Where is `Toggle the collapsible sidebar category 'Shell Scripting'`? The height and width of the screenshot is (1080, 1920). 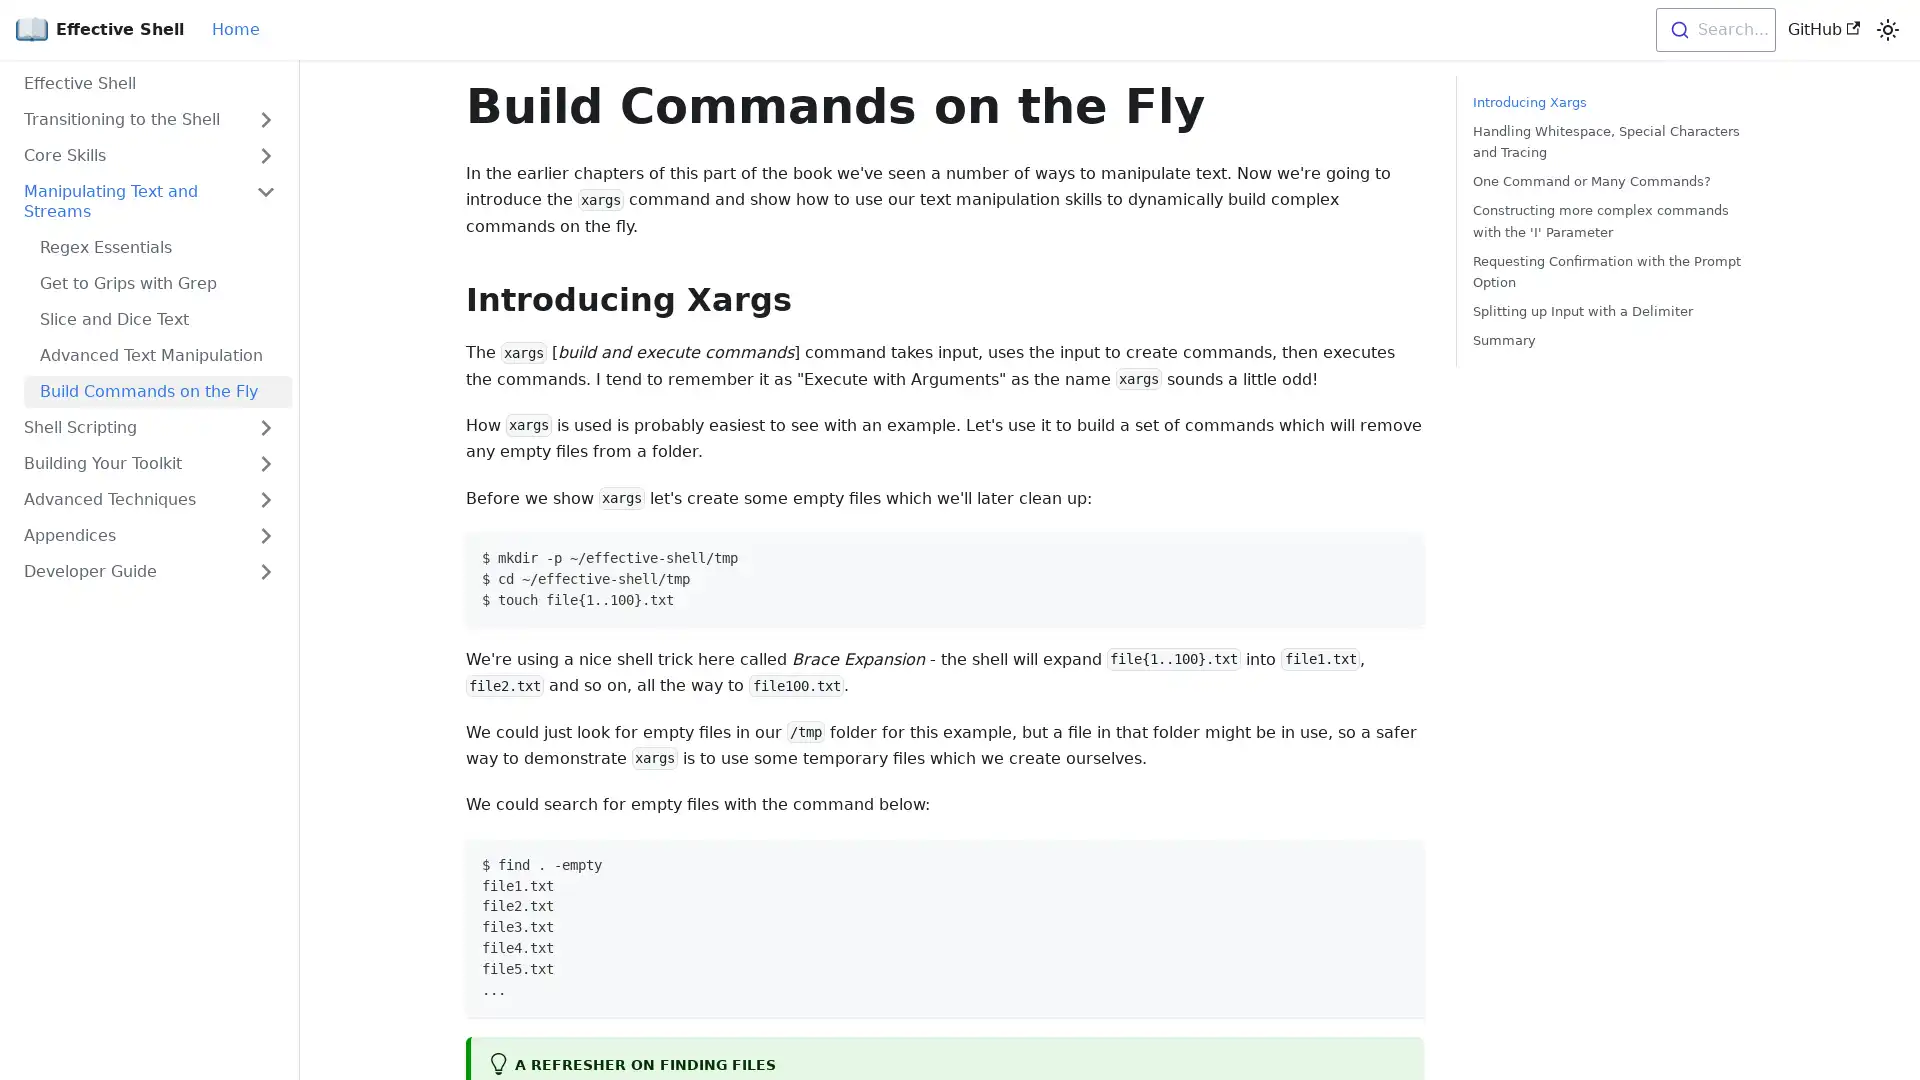
Toggle the collapsible sidebar category 'Shell Scripting' is located at coordinates (264, 427).